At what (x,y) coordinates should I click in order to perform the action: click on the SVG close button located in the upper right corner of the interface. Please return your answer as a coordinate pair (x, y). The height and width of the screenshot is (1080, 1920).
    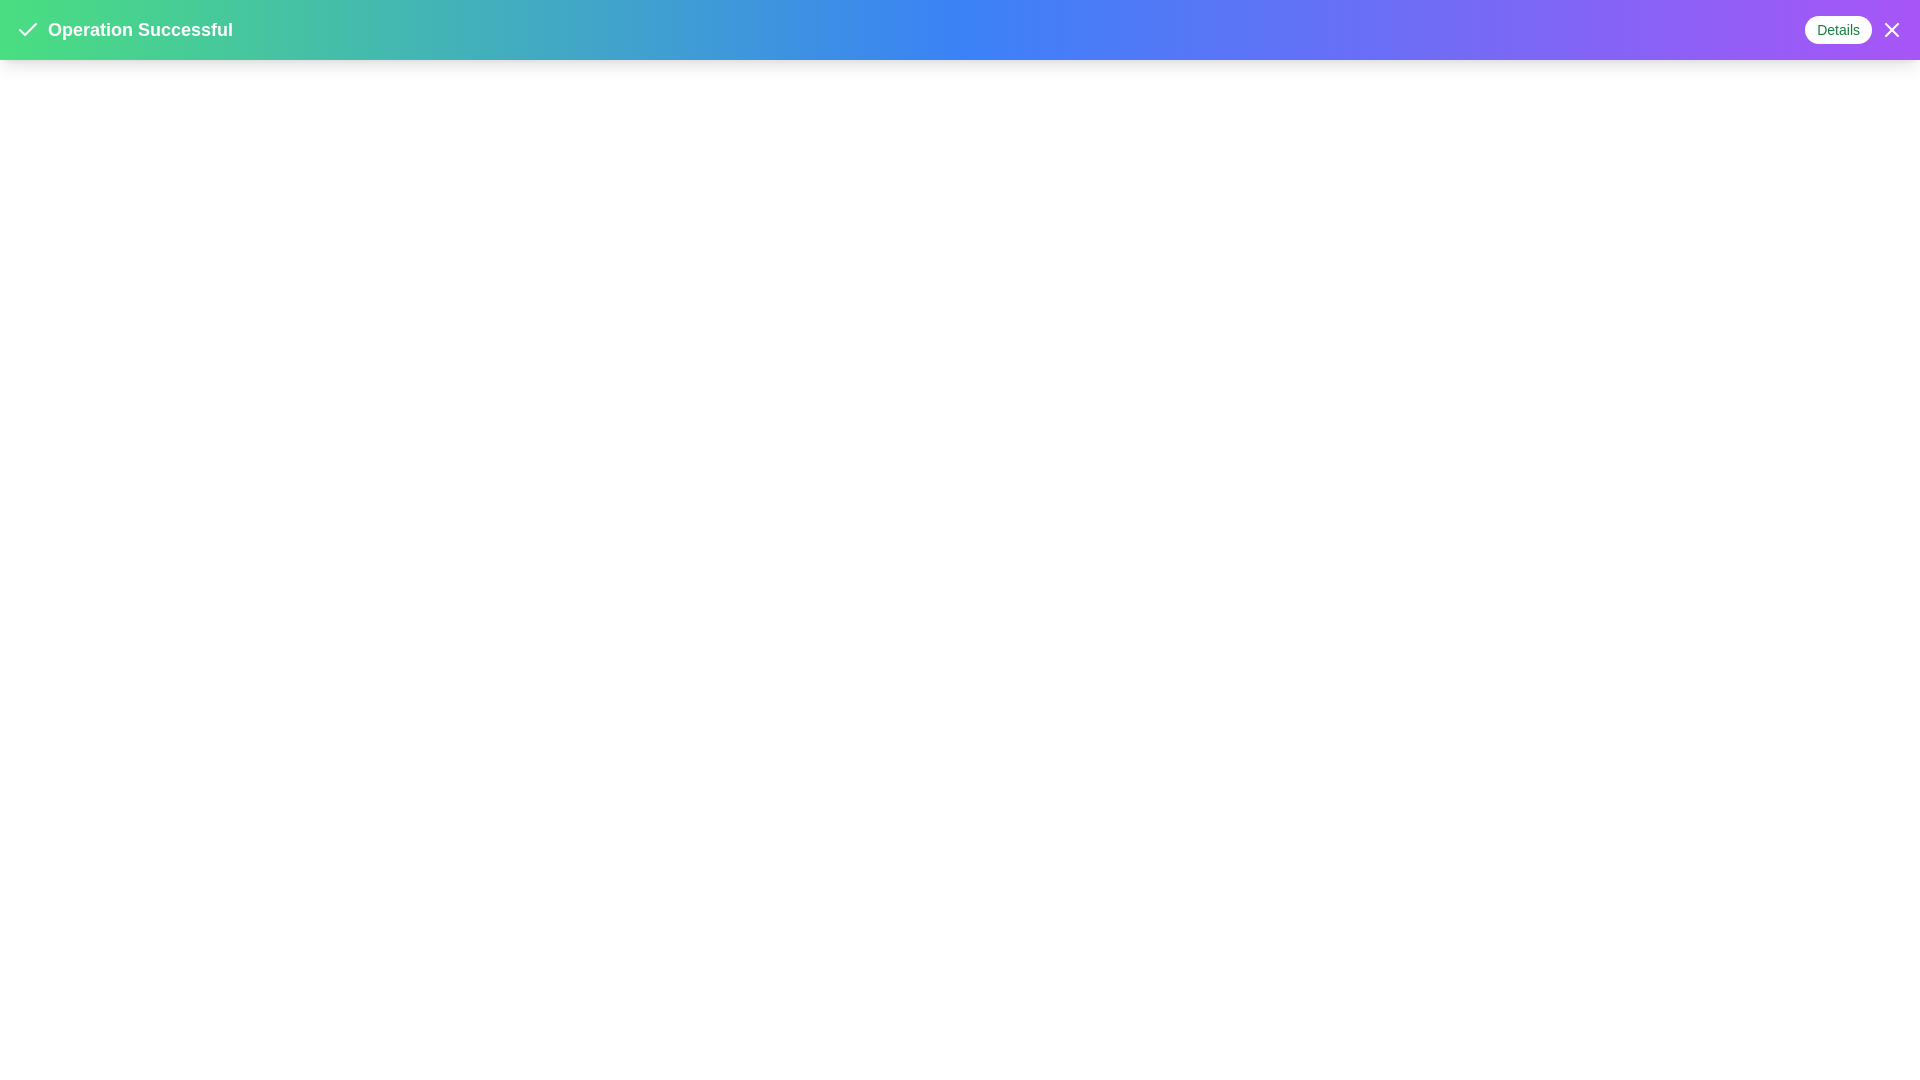
    Looking at the image, I should click on (1890, 30).